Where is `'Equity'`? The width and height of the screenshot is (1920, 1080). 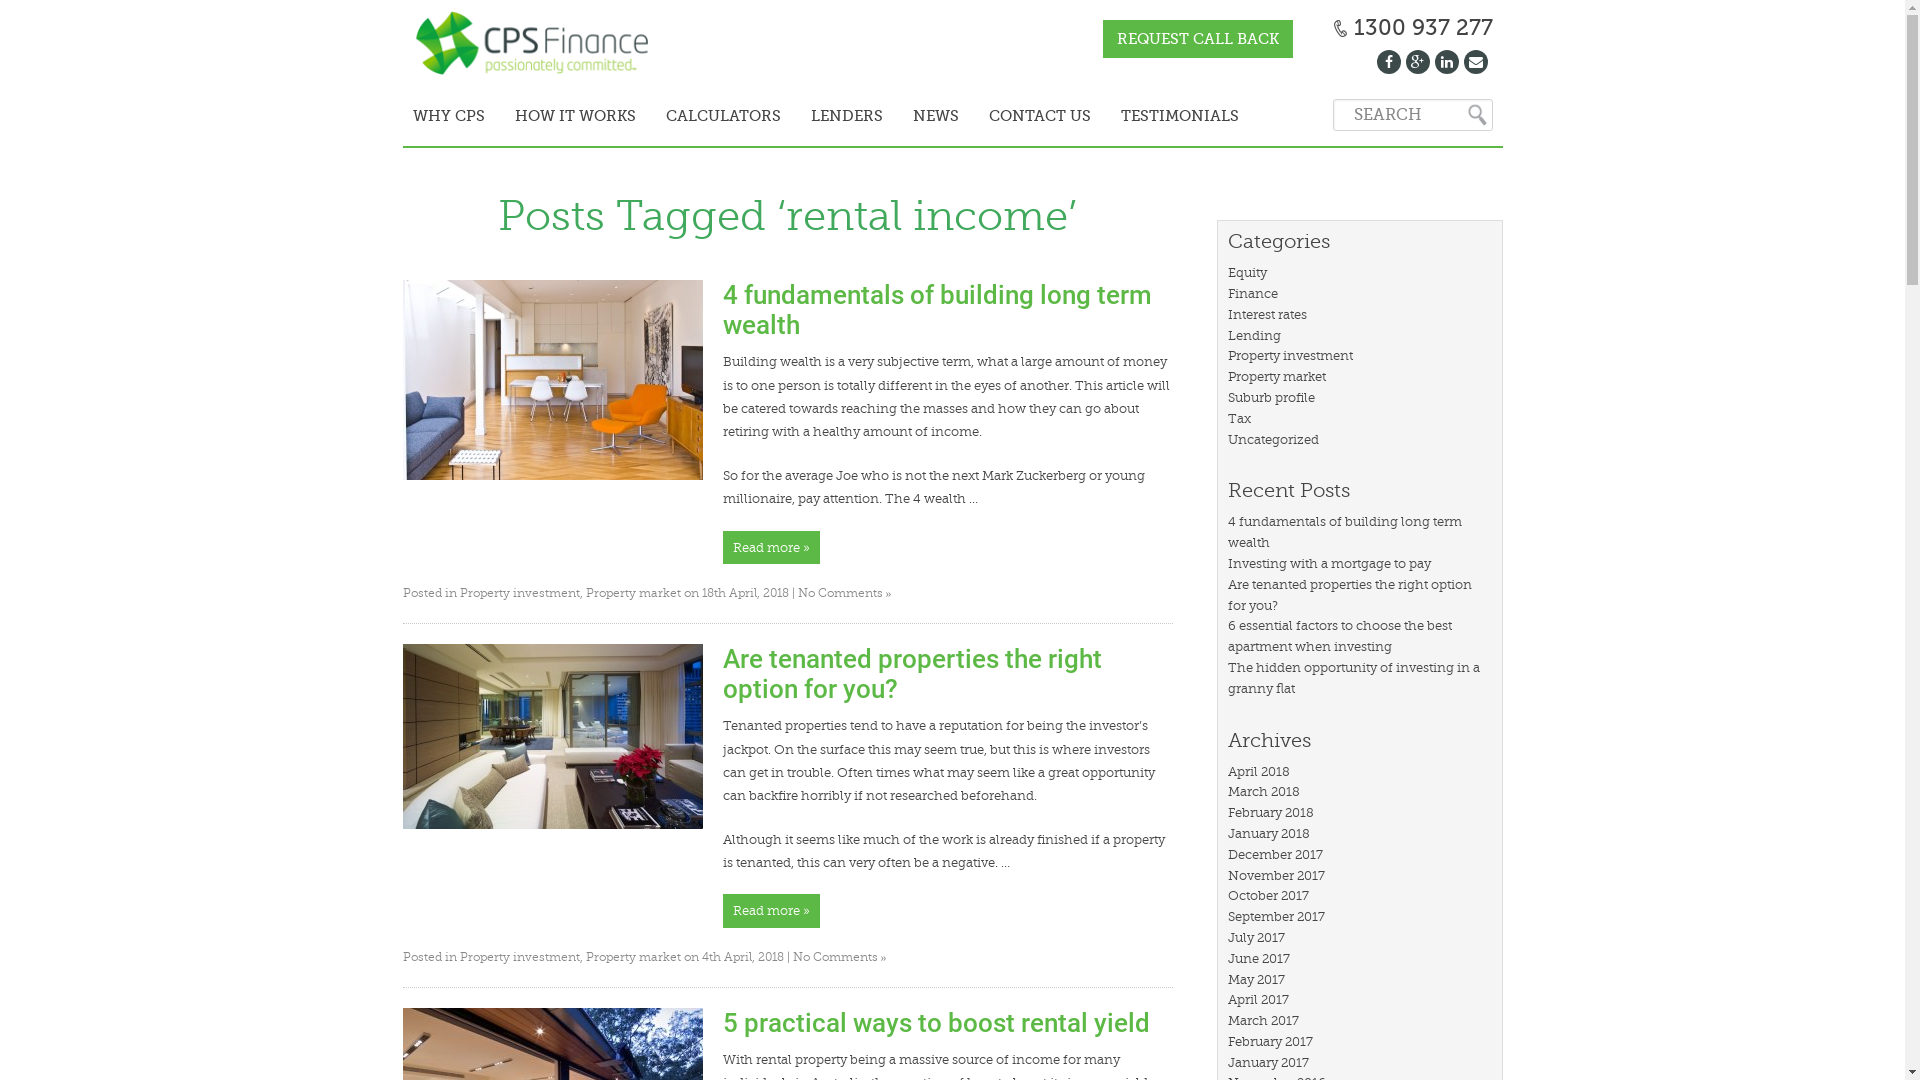 'Equity' is located at coordinates (1246, 272).